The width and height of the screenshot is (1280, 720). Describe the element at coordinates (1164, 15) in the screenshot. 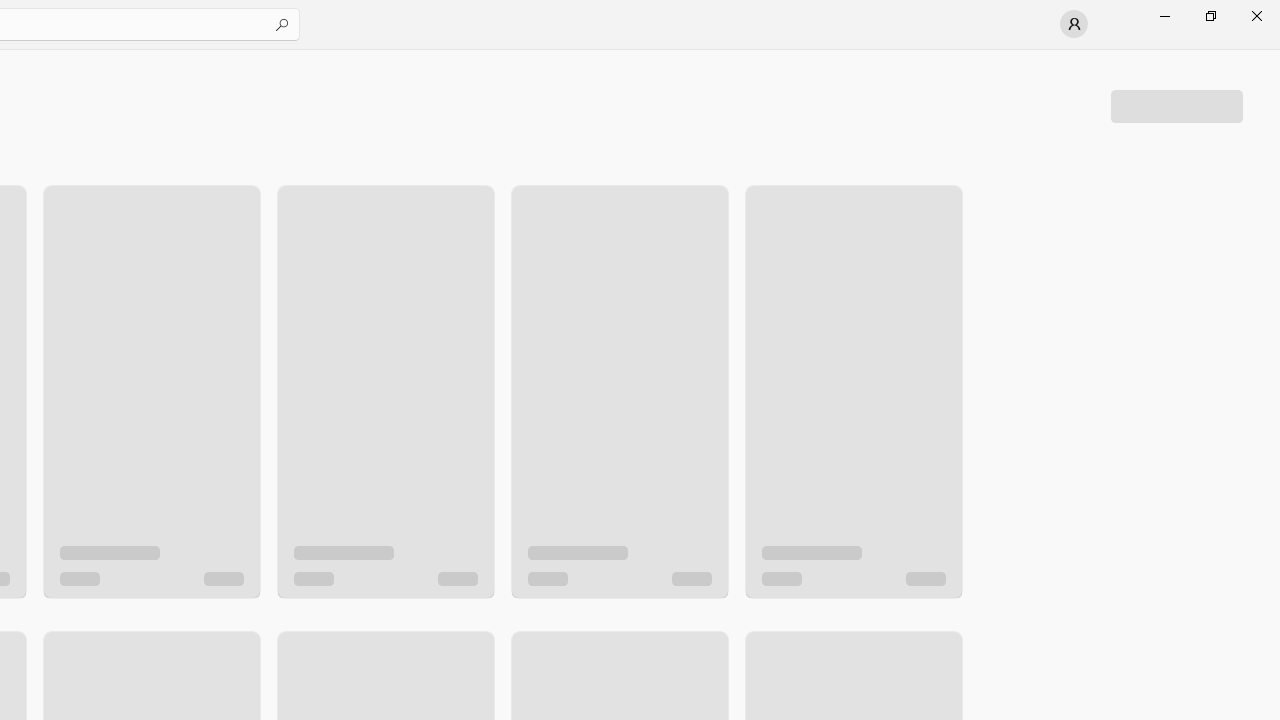

I see `'Minimize Microsoft Store'` at that location.